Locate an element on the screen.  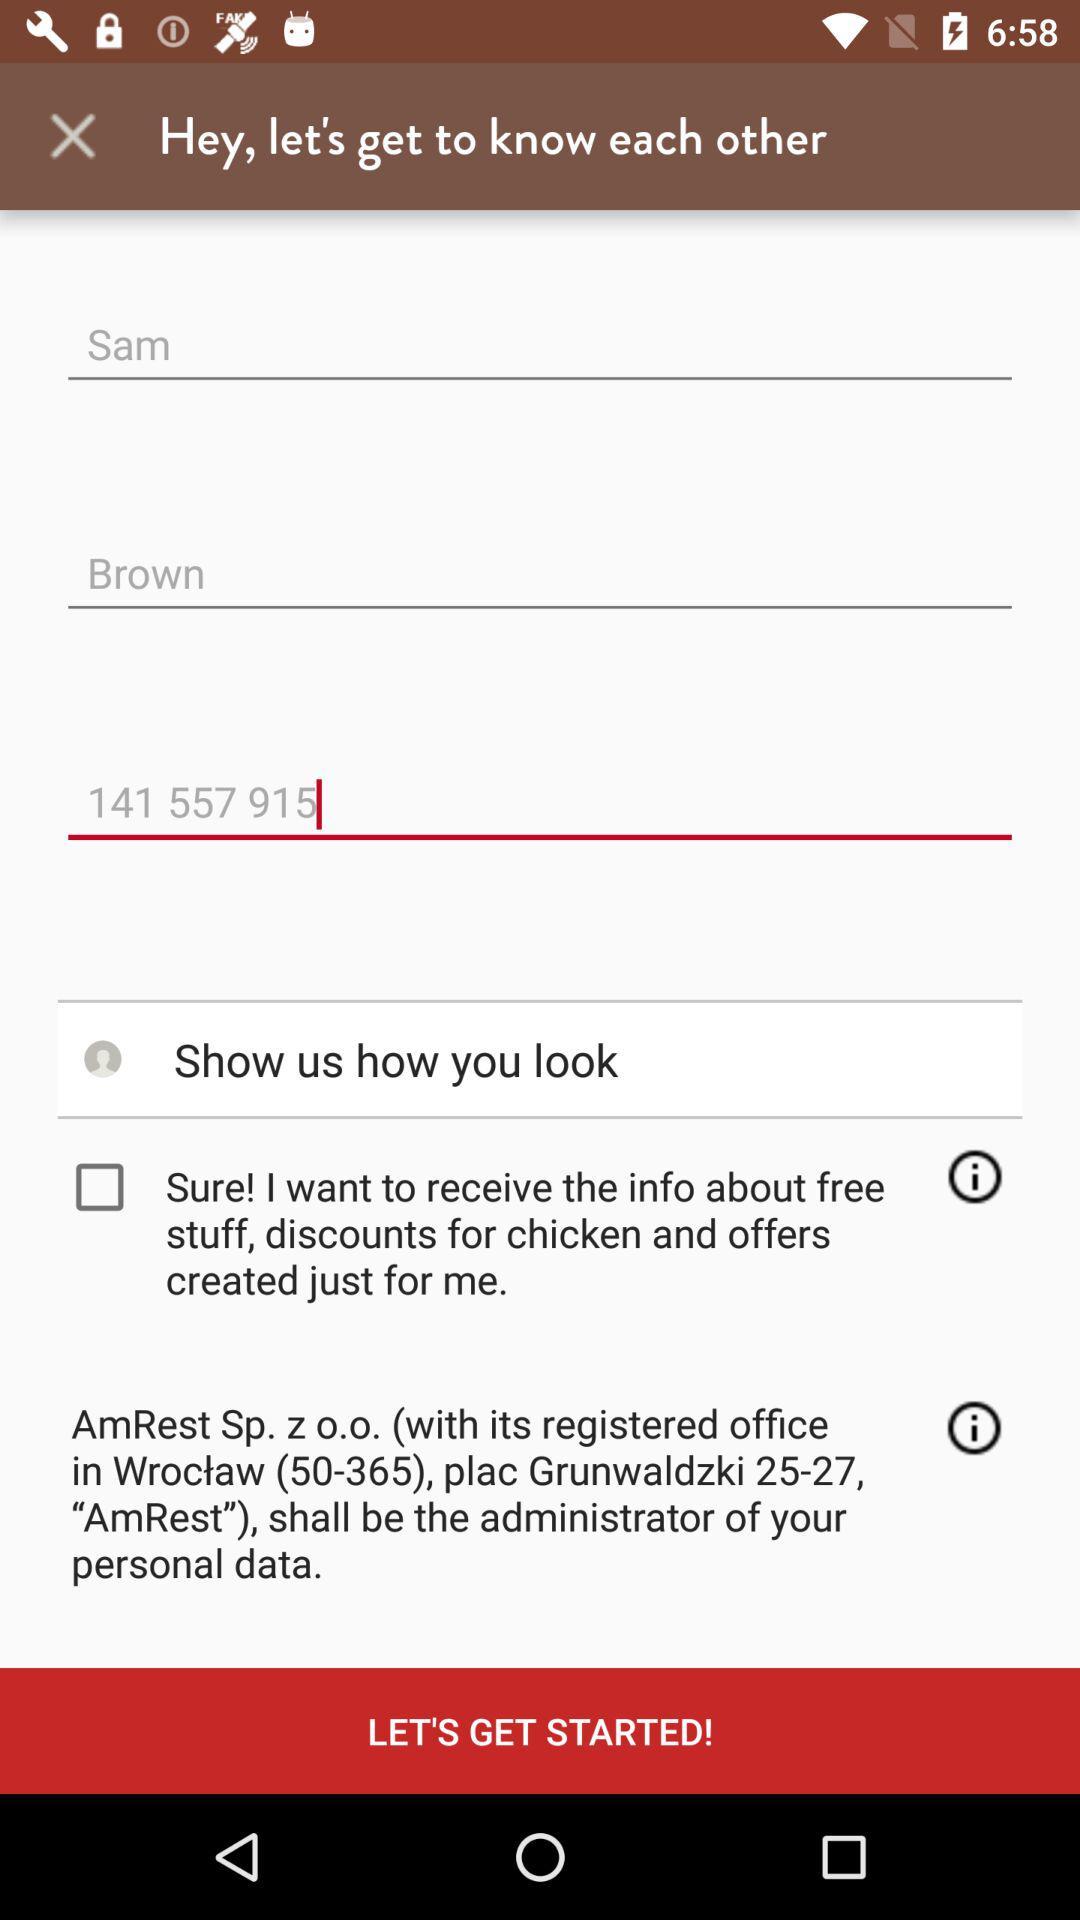
app next to hey let s is located at coordinates (72, 135).